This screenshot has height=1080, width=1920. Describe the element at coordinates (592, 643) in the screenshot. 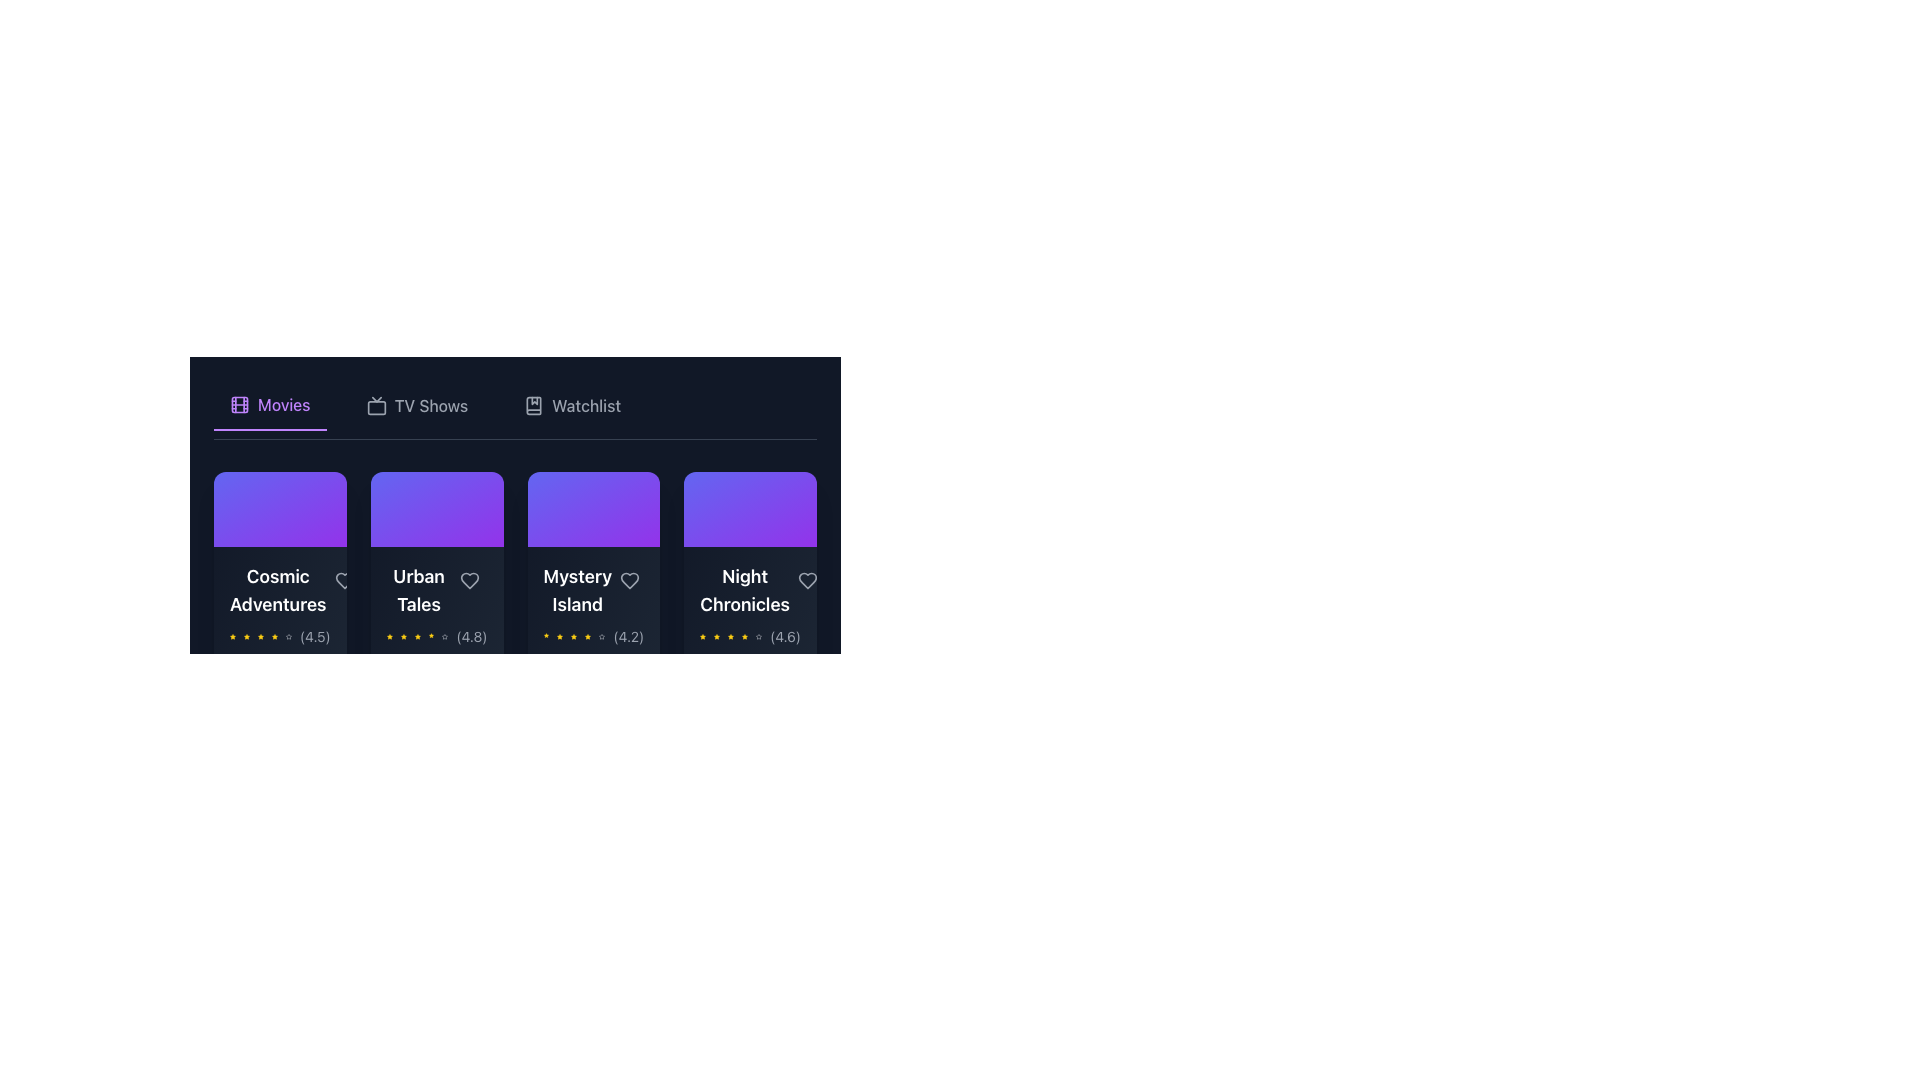

I see `the 'Mystery Island' movie card` at that location.